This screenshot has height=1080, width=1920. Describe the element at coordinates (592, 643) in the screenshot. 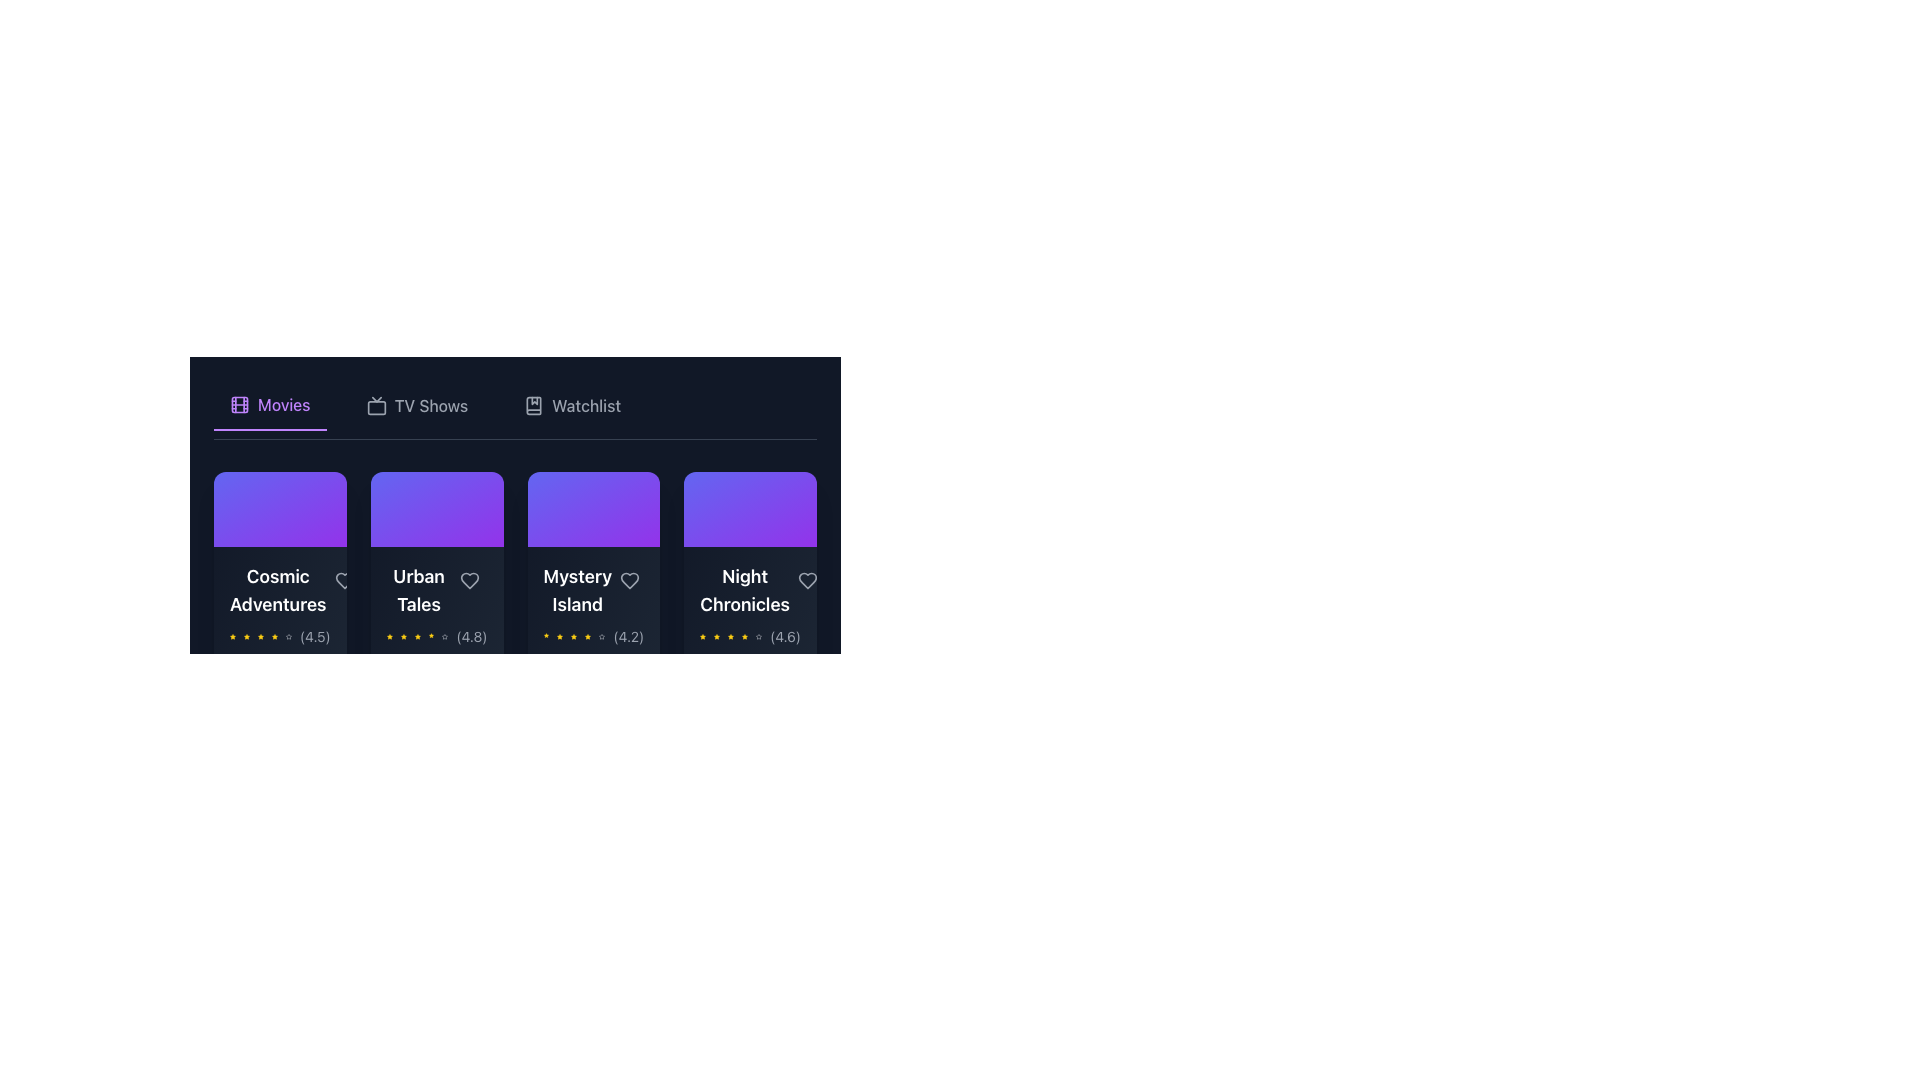

I see `the 'Mystery Island' movie card` at that location.